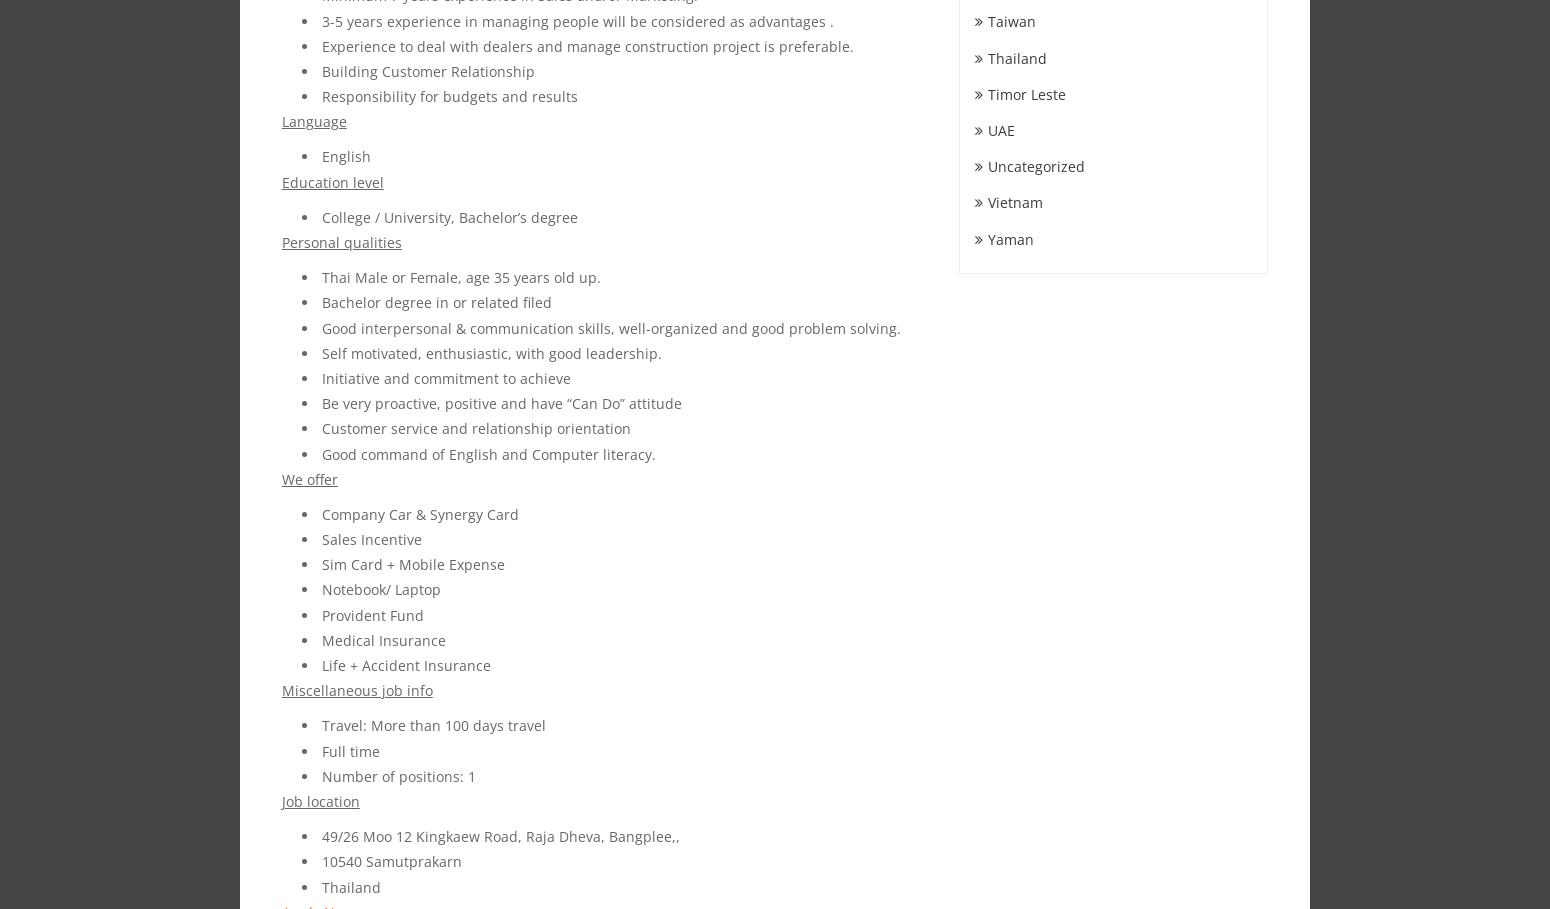 The width and height of the screenshot is (1550, 909). I want to click on 'Language', so click(312, 121).